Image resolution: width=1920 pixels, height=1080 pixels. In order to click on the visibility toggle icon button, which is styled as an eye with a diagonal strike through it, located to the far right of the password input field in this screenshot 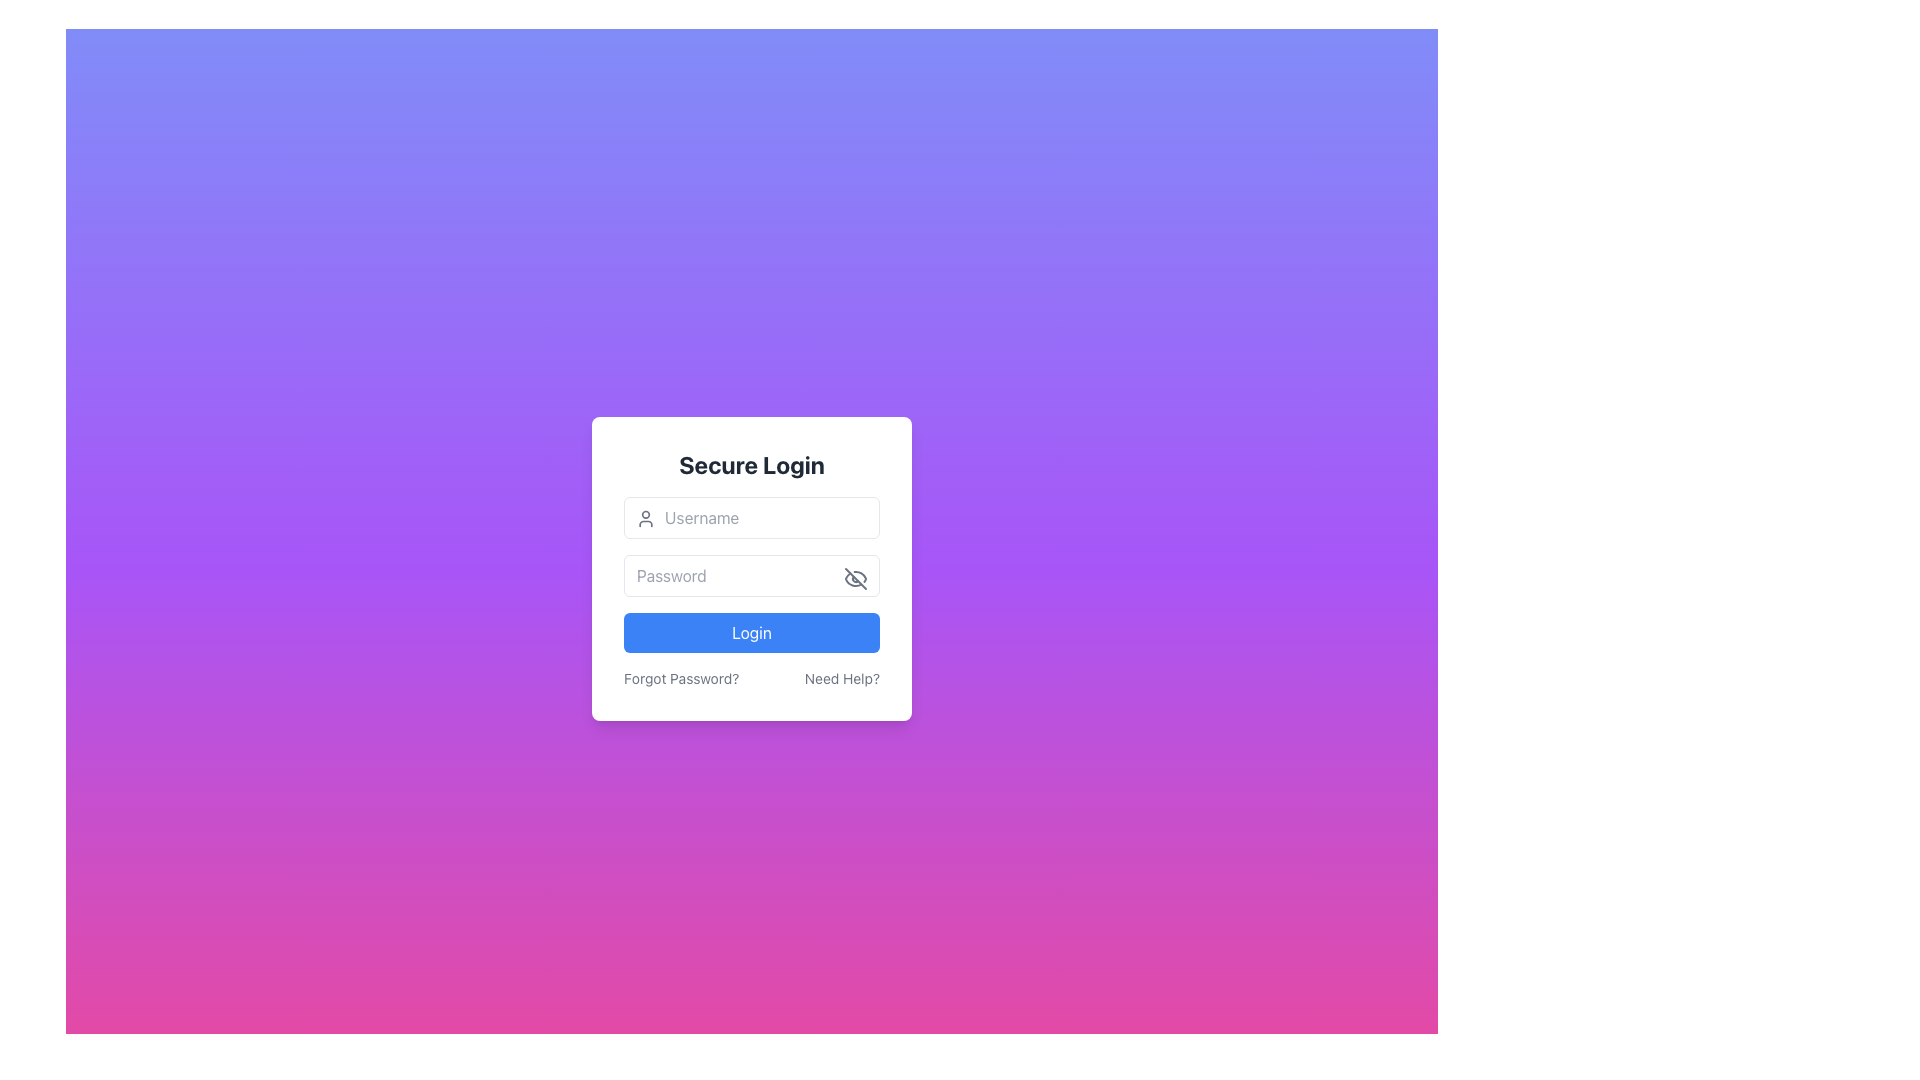, I will do `click(855, 578)`.